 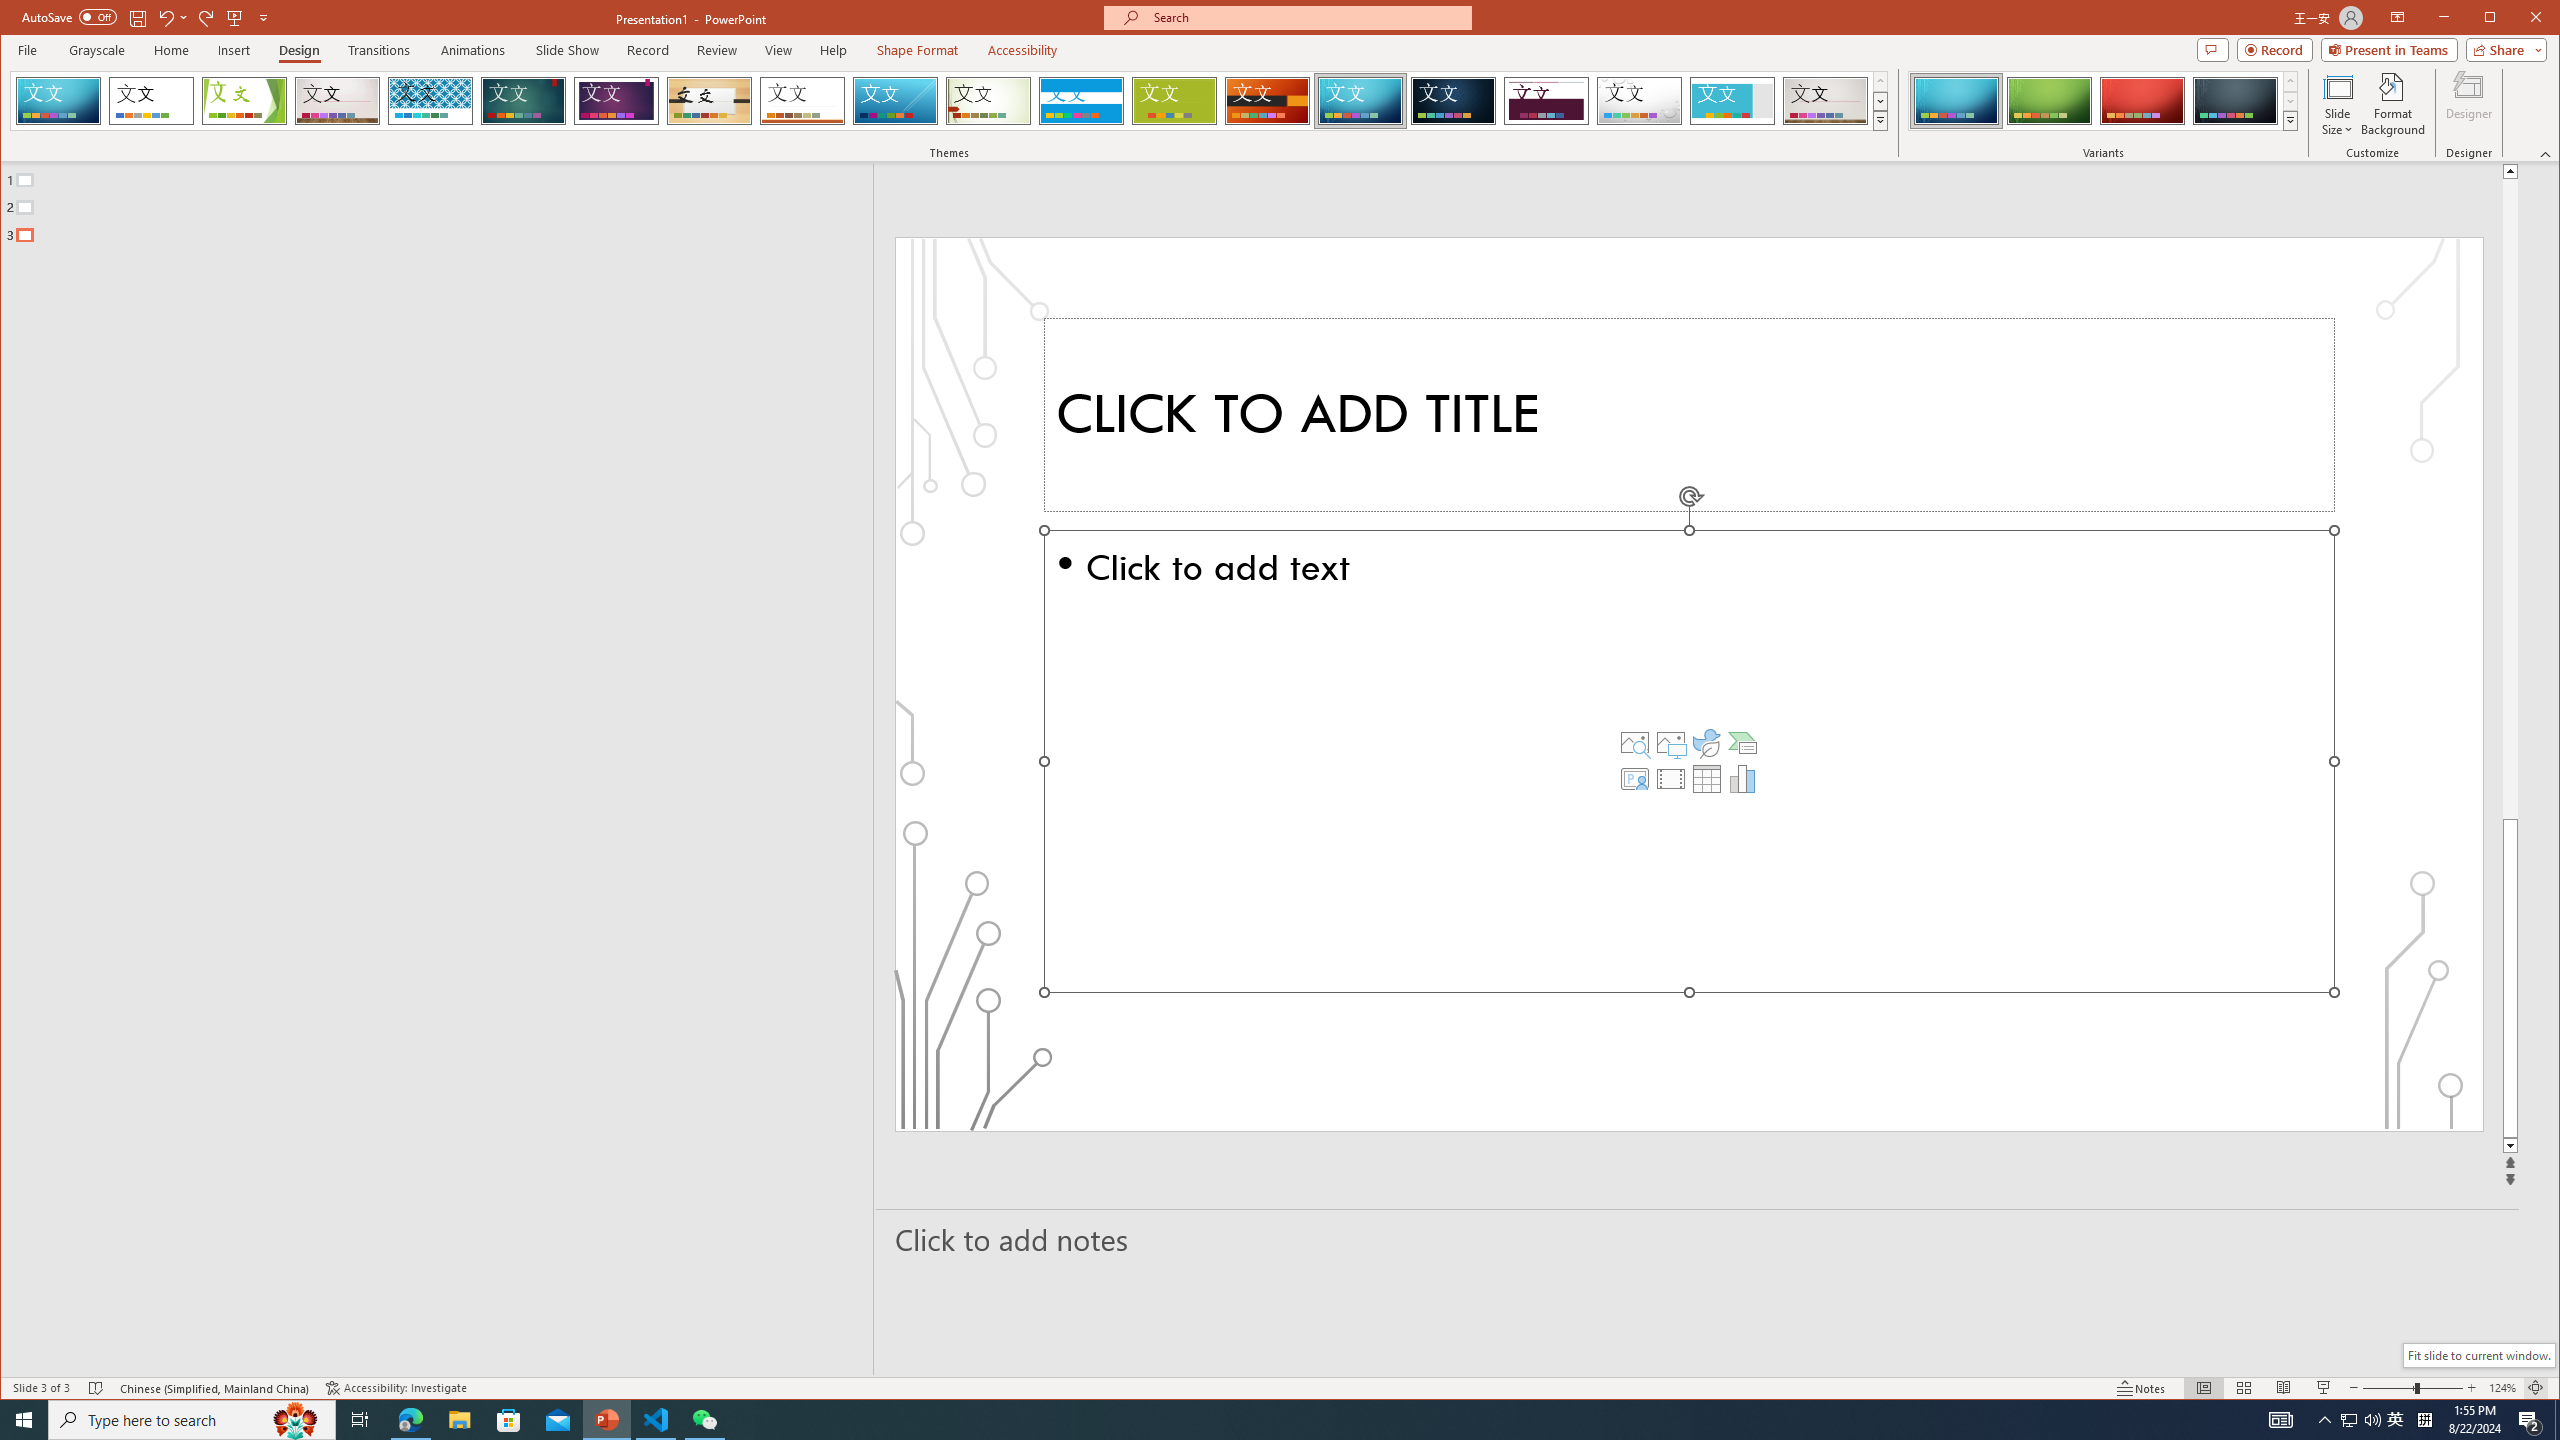 What do you see at coordinates (1454, 100) in the screenshot?
I see `'Damask'` at bounding box center [1454, 100].